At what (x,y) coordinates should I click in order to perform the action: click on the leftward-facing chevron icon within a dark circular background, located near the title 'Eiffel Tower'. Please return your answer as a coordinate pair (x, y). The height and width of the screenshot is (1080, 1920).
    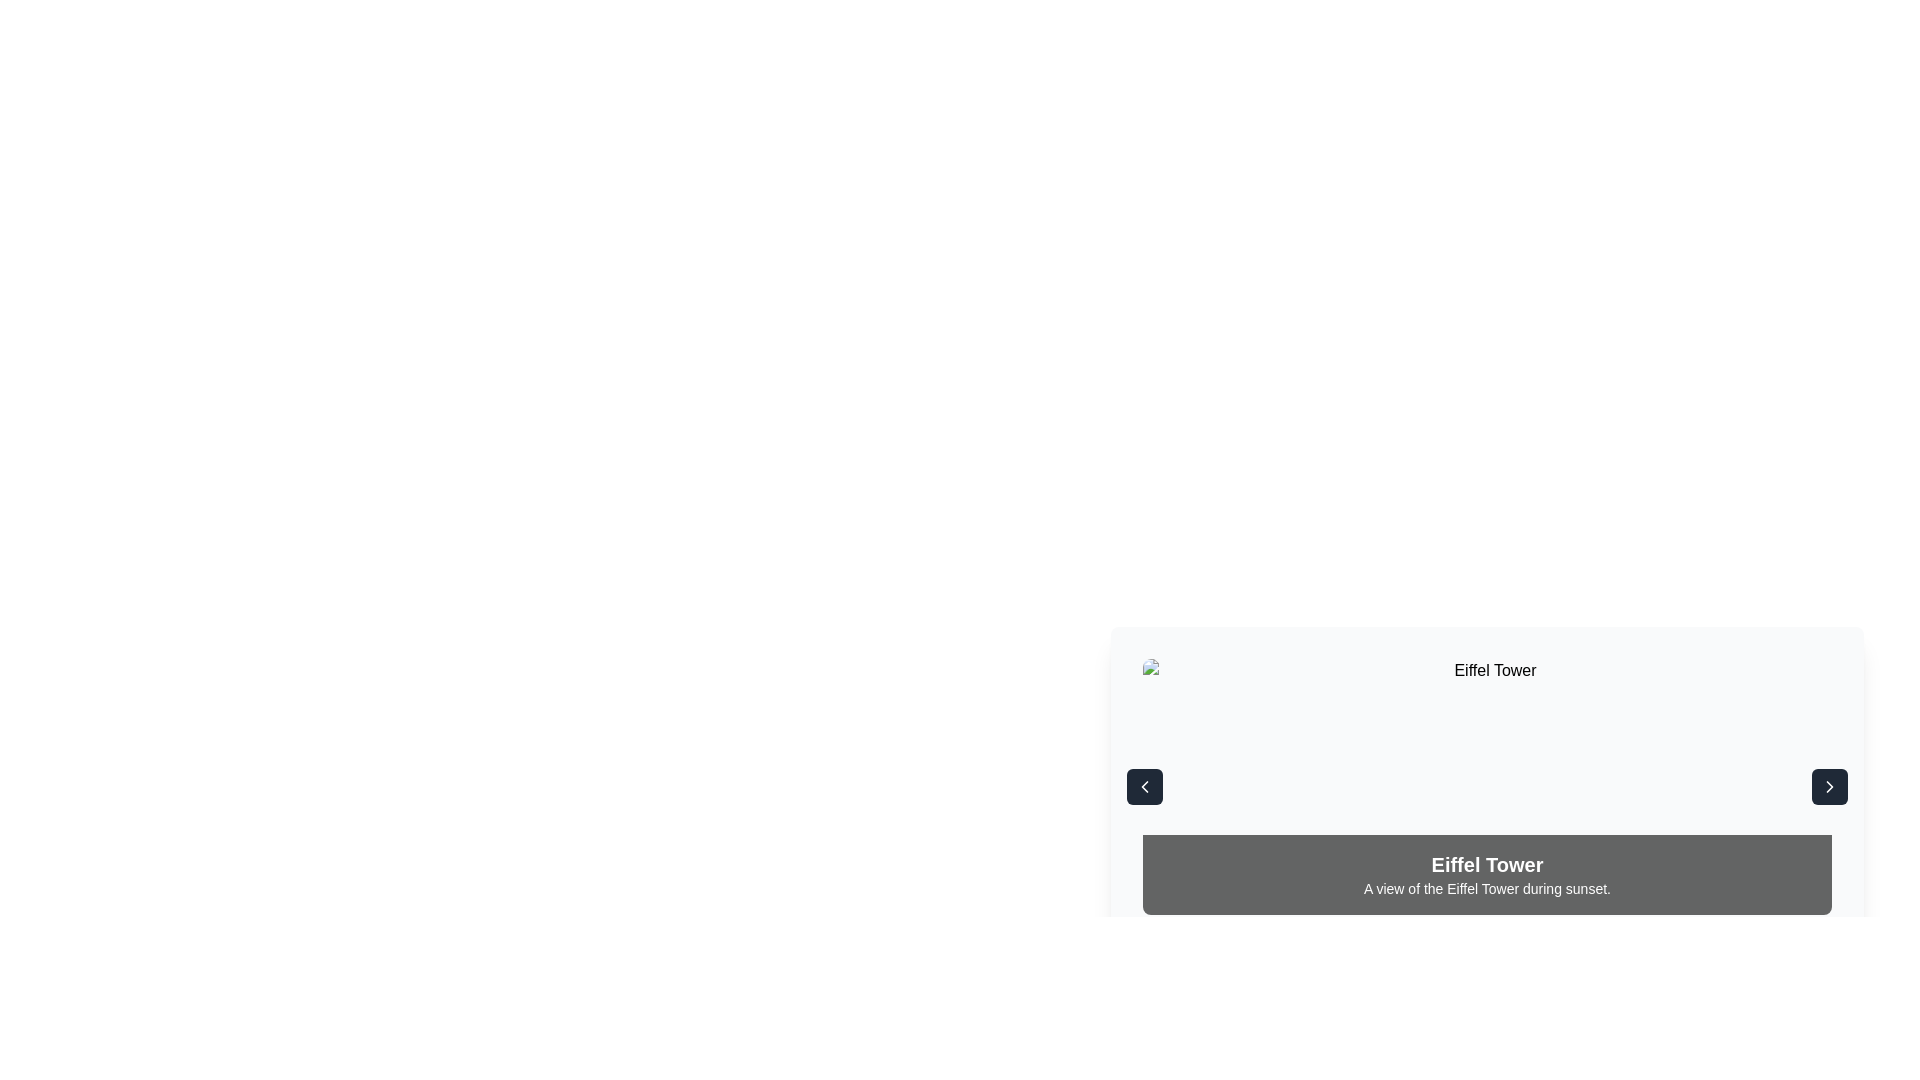
    Looking at the image, I should click on (1145, 785).